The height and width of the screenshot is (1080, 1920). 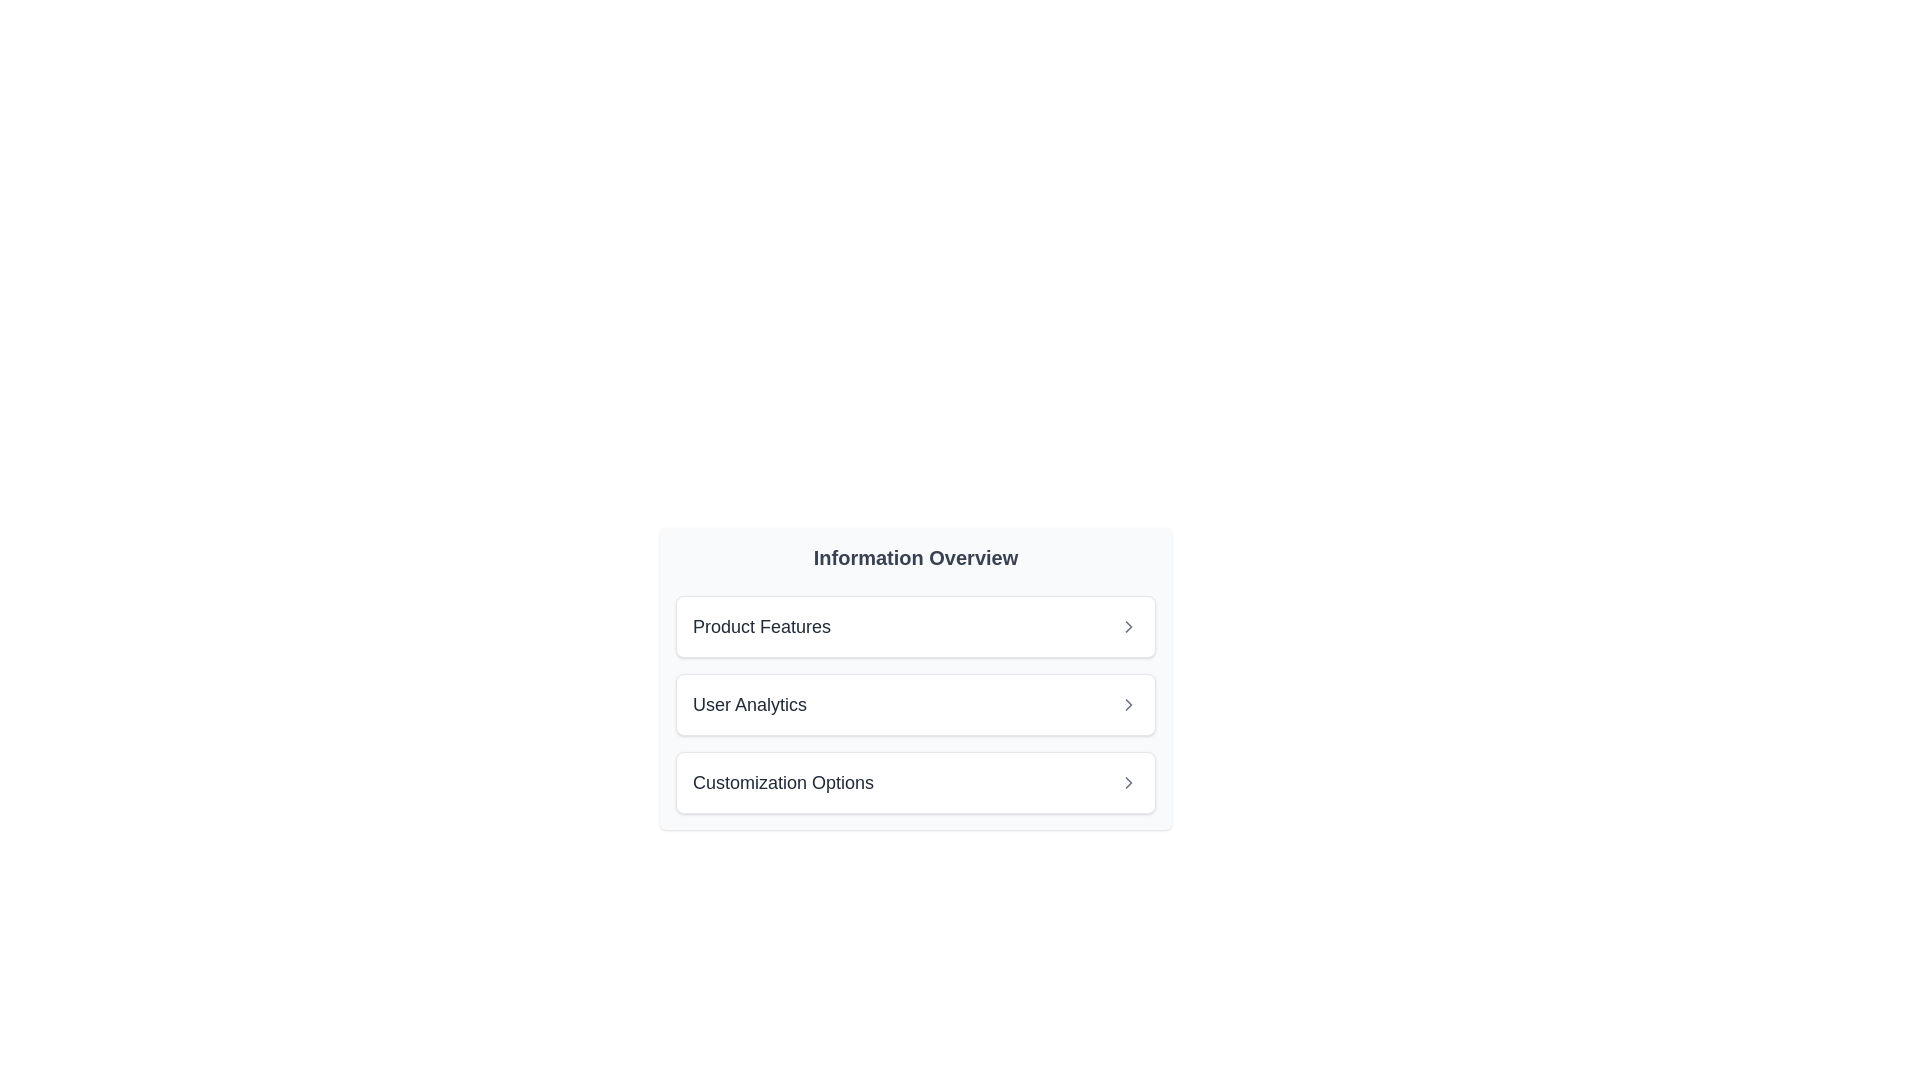 What do you see at coordinates (915, 704) in the screenshot?
I see `to select the 'User Analytics' option, which is the second entry in the vertically stacked list under the 'Information Overview' panel` at bounding box center [915, 704].